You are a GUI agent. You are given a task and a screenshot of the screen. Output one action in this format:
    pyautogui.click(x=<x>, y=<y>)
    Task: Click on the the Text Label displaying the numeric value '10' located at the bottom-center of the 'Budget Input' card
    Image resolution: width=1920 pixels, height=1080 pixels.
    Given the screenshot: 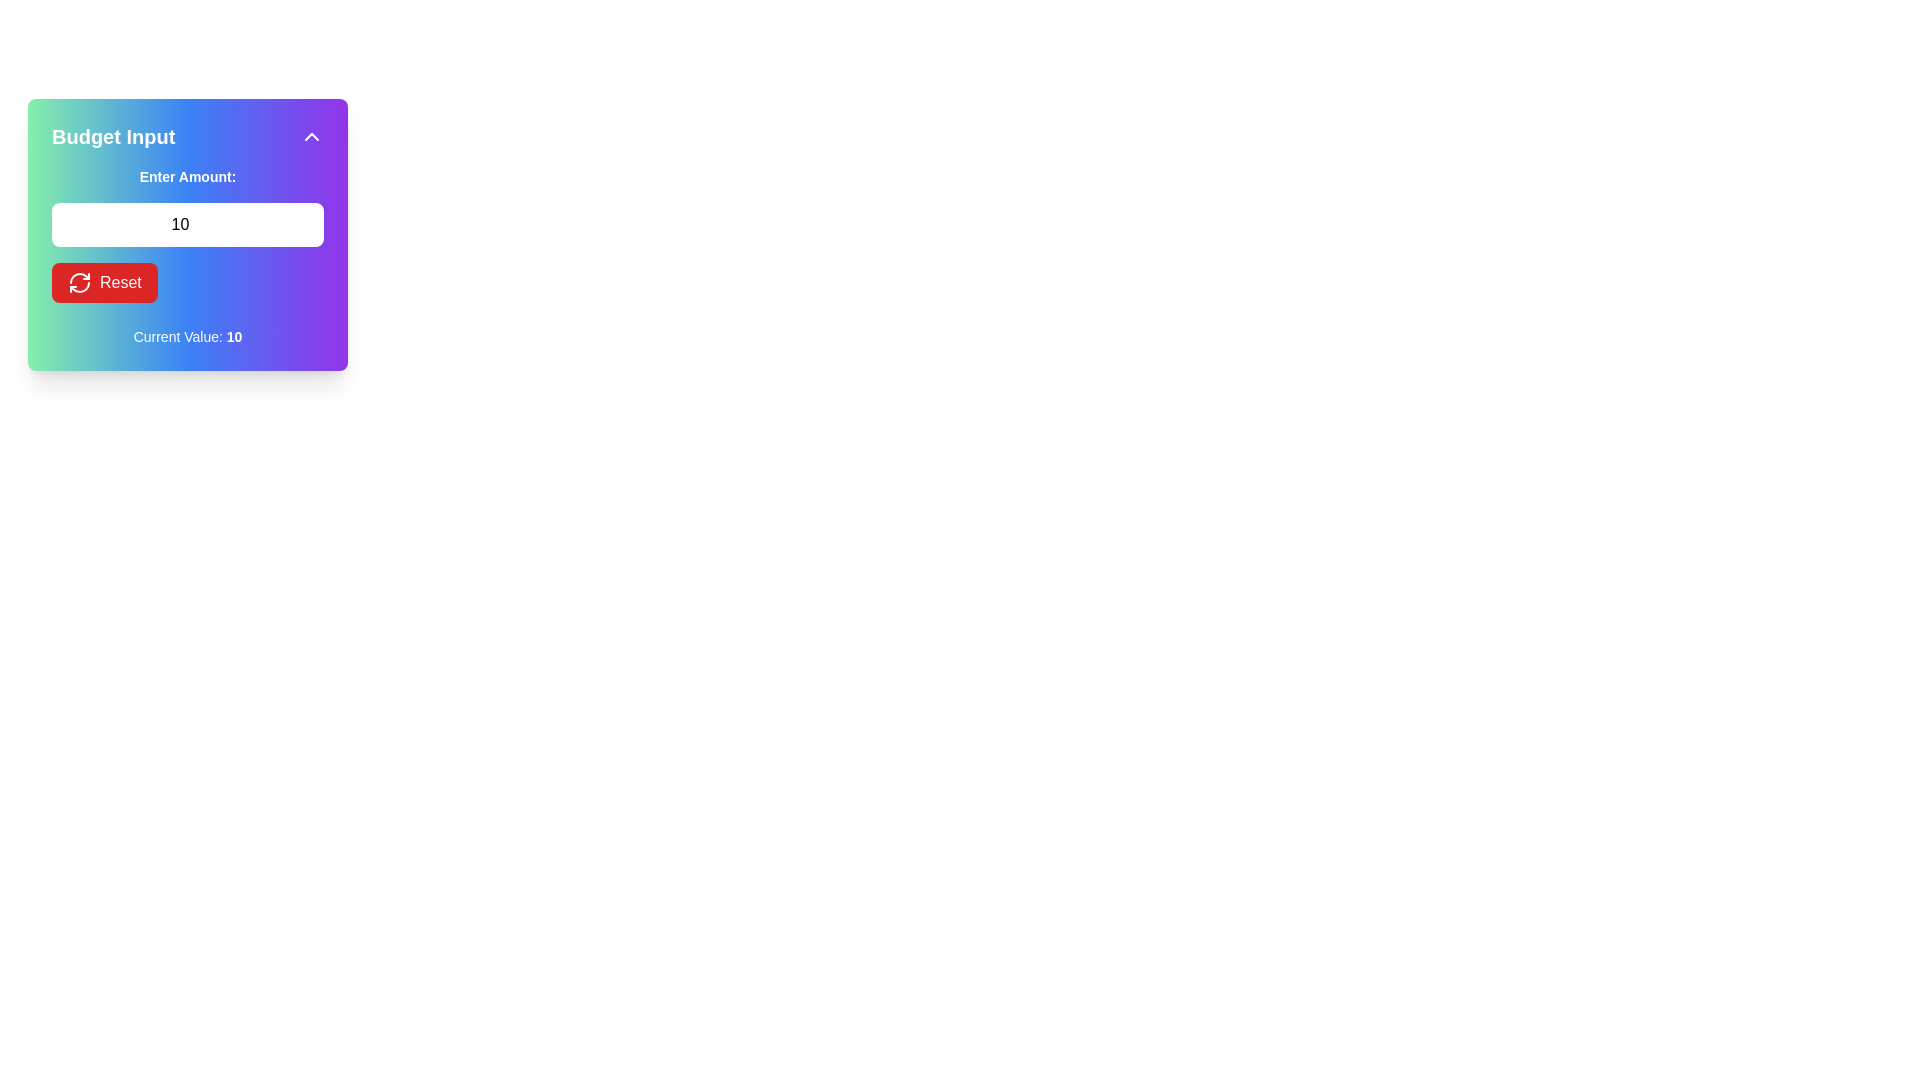 What is the action you would take?
    pyautogui.click(x=234, y=335)
    